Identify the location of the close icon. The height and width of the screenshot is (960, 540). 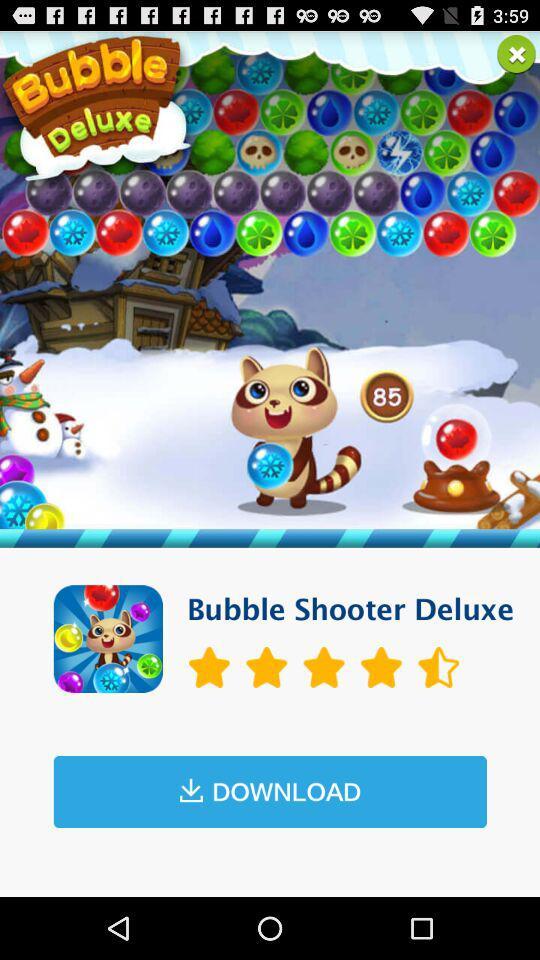
(516, 57).